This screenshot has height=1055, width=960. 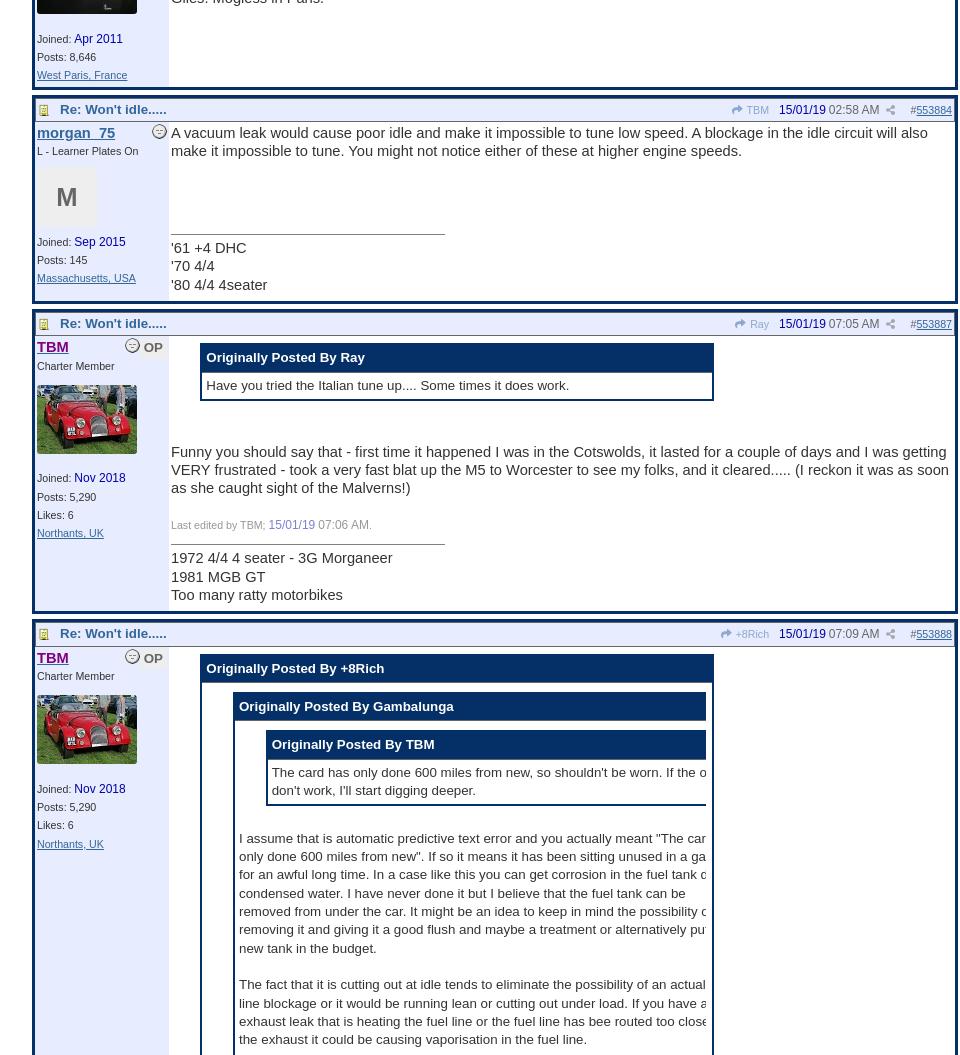 What do you see at coordinates (66, 56) in the screenshot?
I see `'Posts: 8,646'` at bounding box center [66, 56].